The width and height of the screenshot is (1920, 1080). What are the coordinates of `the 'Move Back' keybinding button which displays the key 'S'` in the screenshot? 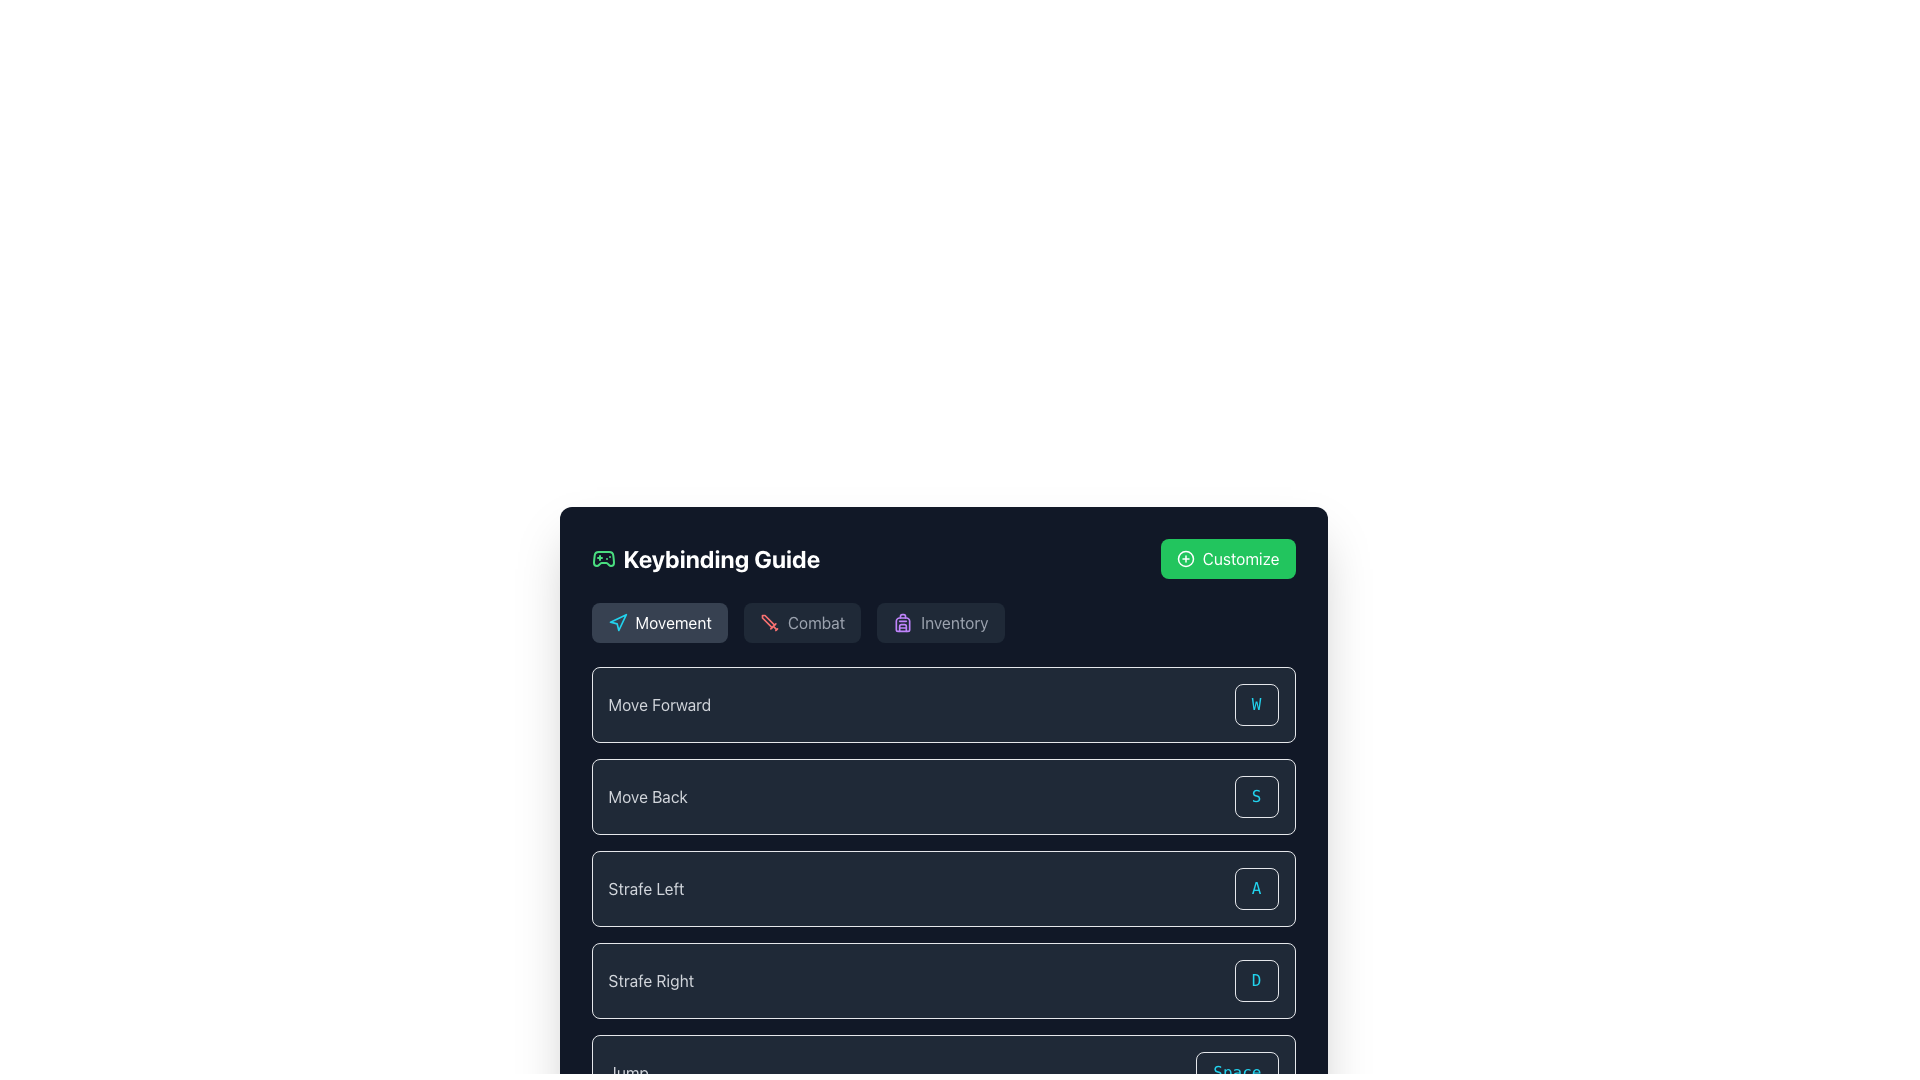 It's located at (1255, 796).